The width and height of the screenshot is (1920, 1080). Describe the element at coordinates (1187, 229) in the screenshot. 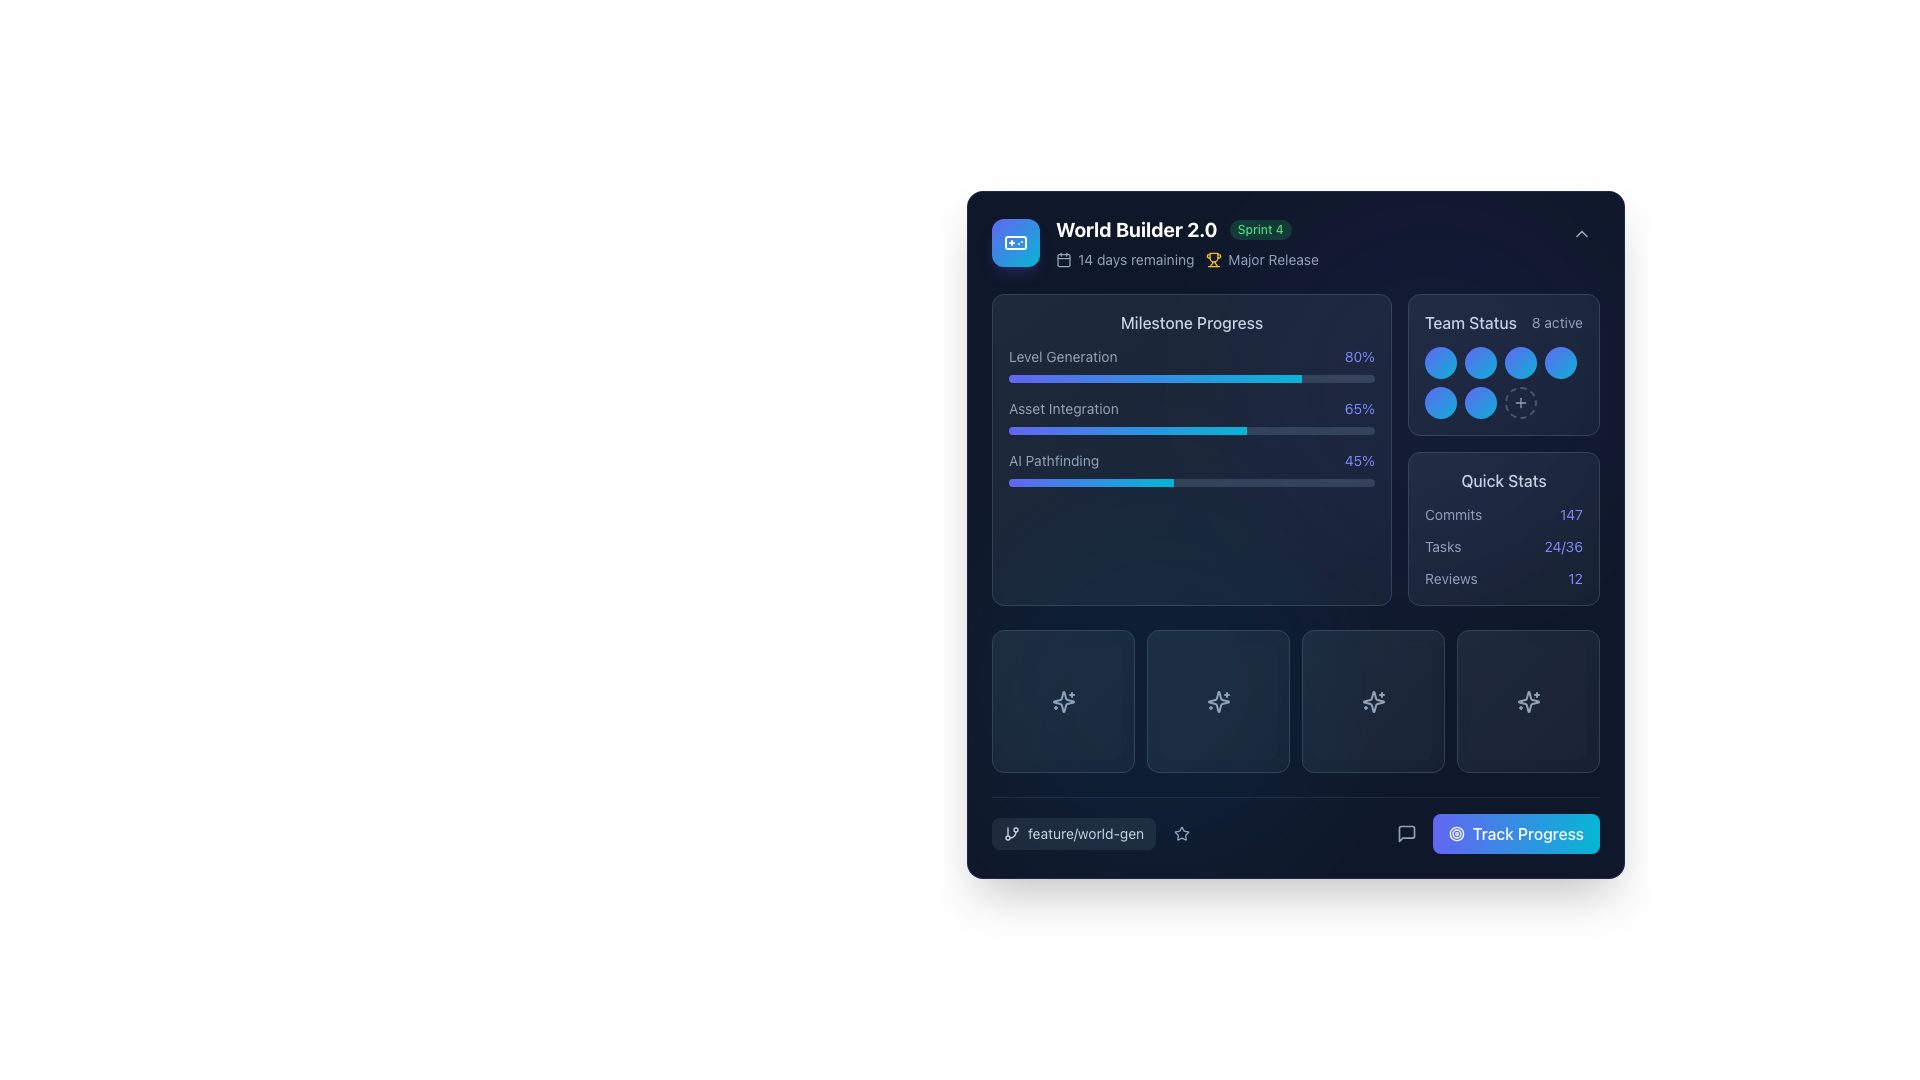

I see `text label displaying the project title 'World Builder 2.0' and current sprint cycle 'Sprint 4', located in the top-left region of the interface` at that location.